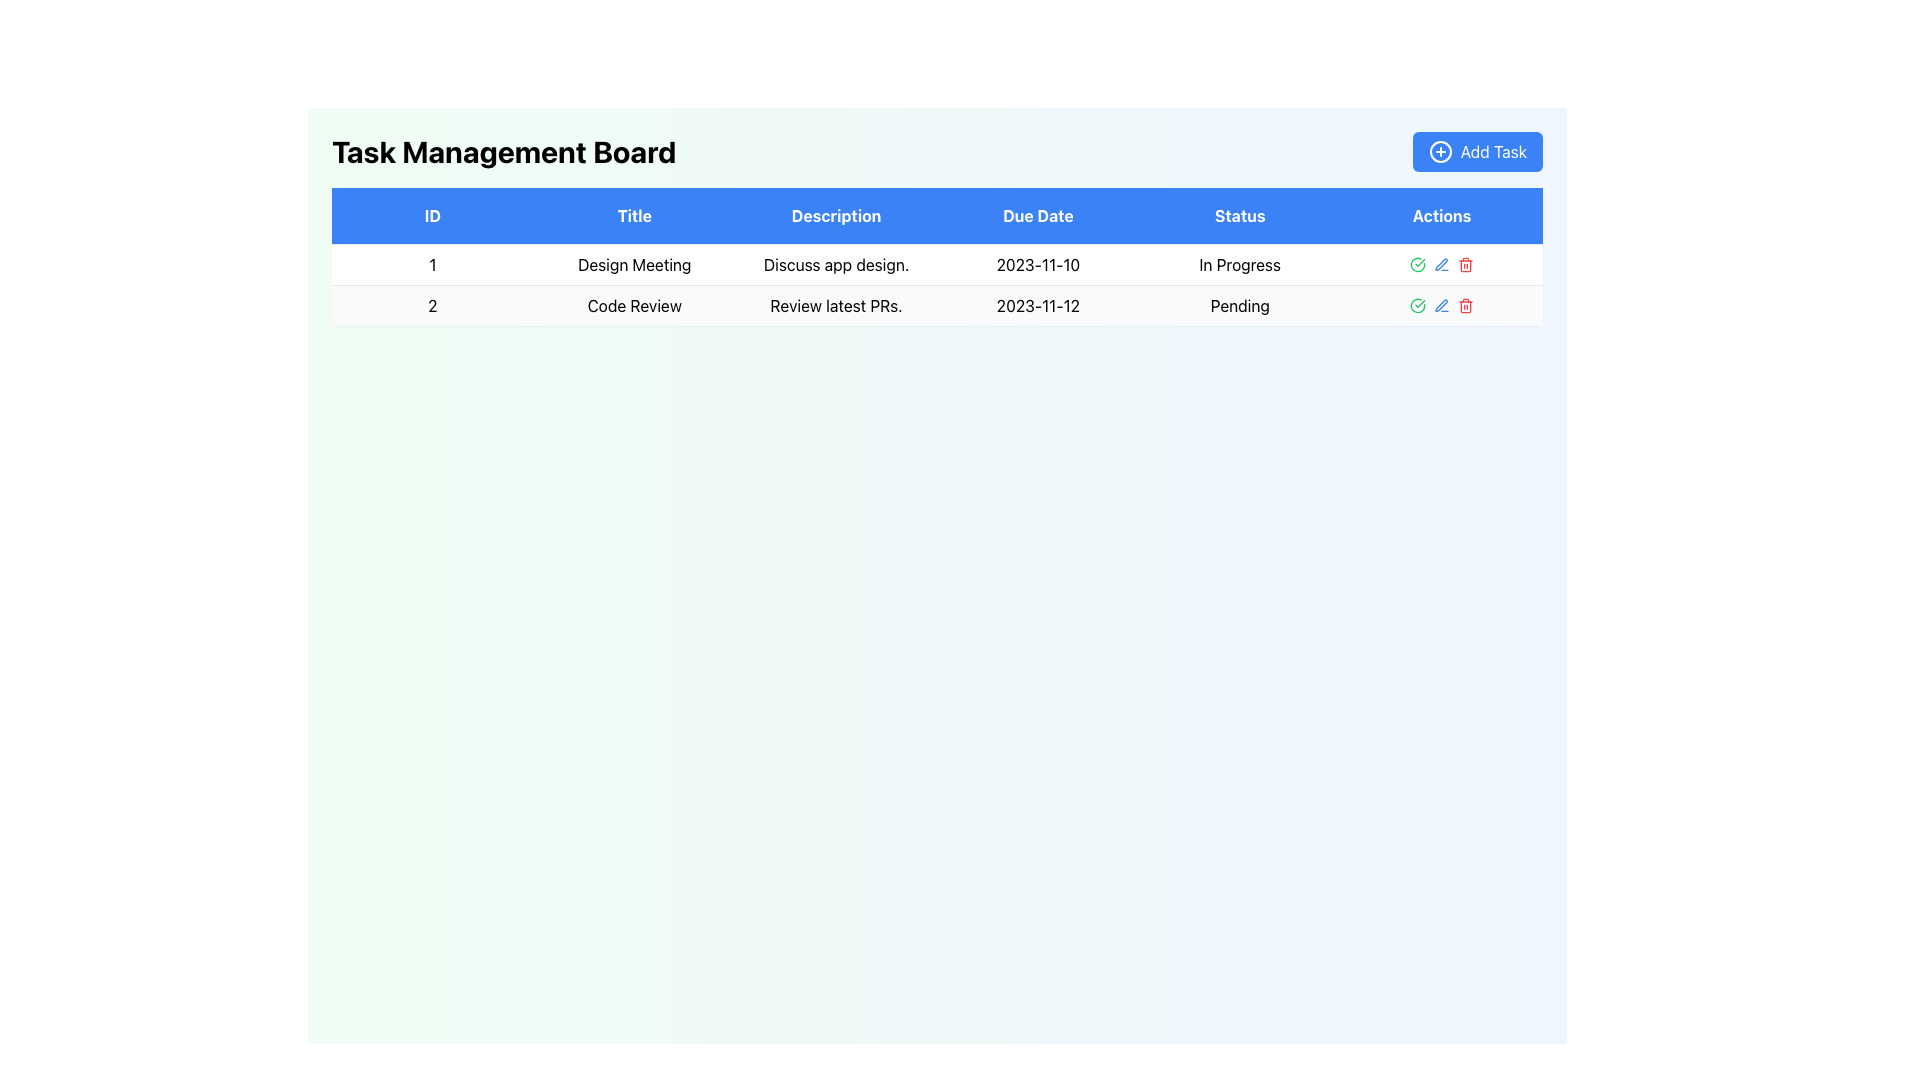 The height and width of the screenshot is (1080, 1920). What do you see at coordinates (1442, 264) in the screenshot?
I see `the blue pen icon button located in the second row of the actions column to initiate editing` at bounding box center [1442, 264].